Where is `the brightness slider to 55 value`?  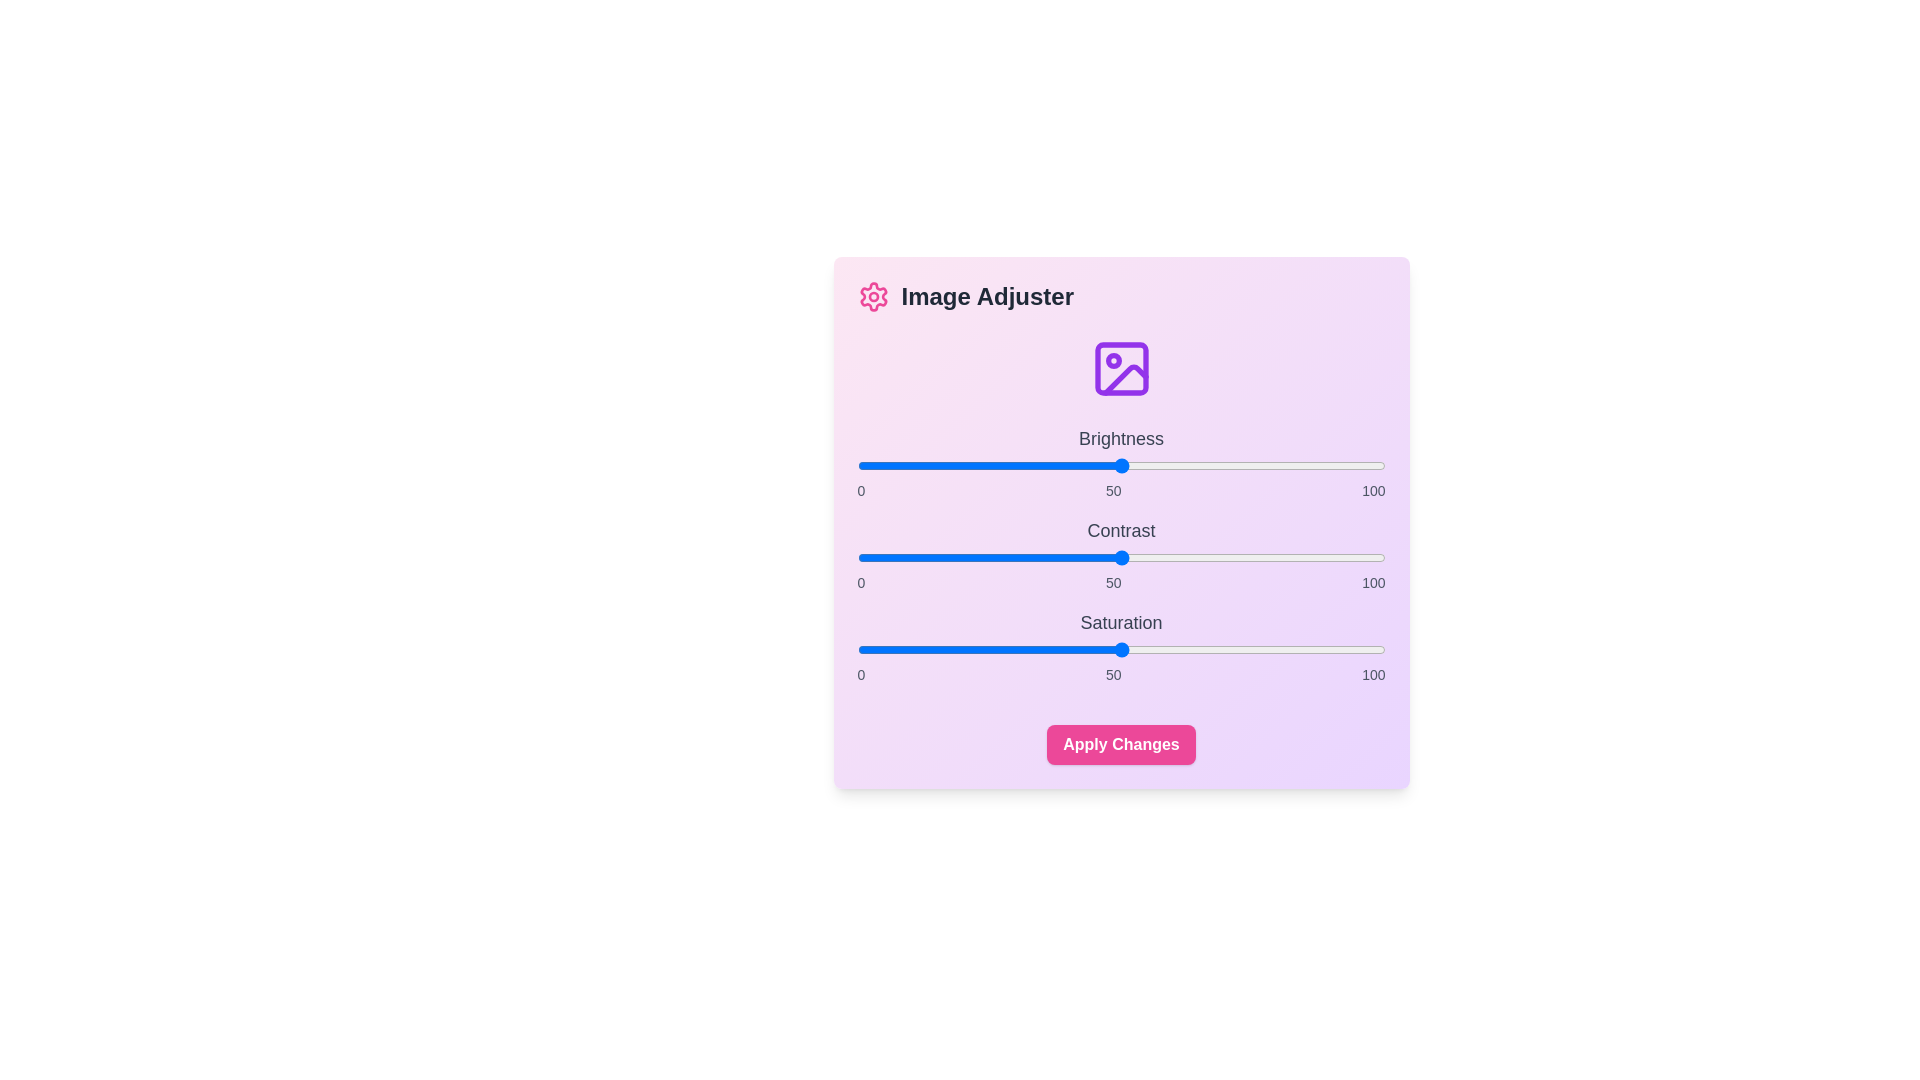 the brightness slider to 55 value is located at coordinates (1147, 466).